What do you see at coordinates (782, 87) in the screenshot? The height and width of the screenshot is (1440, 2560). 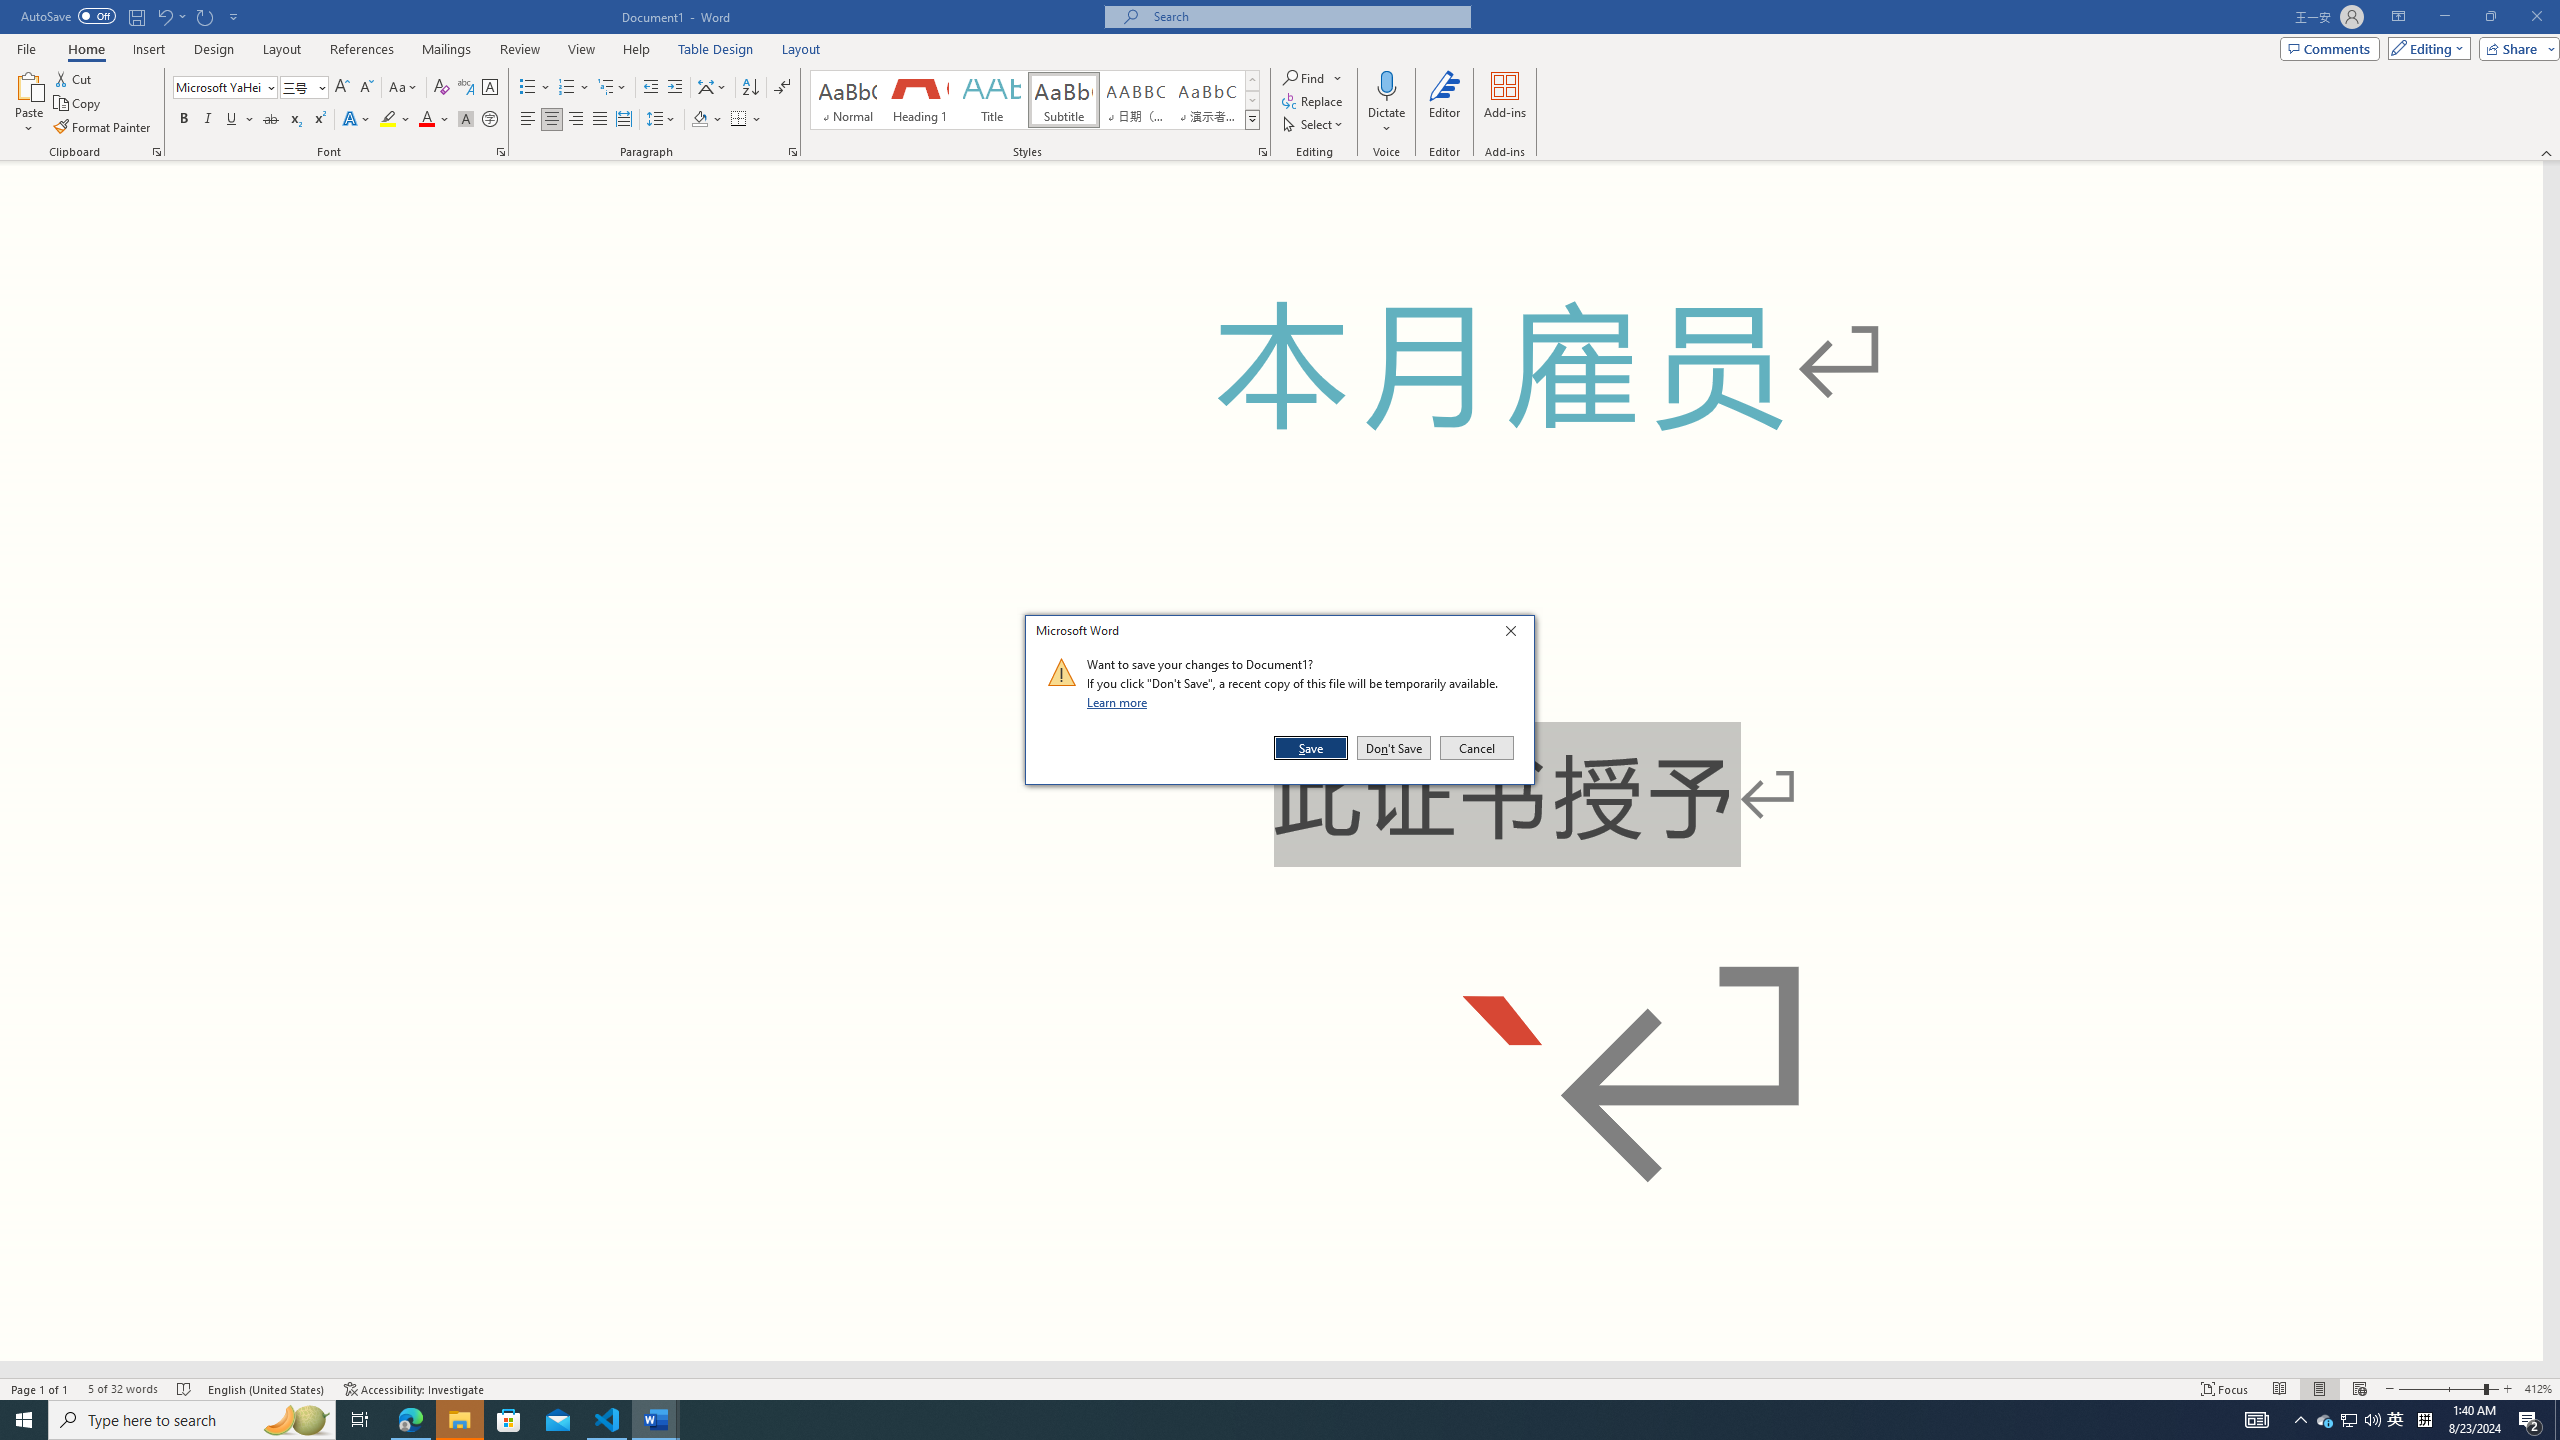 I see `'Show/Hide Editing Marks'` at bounding box center [782, 87].